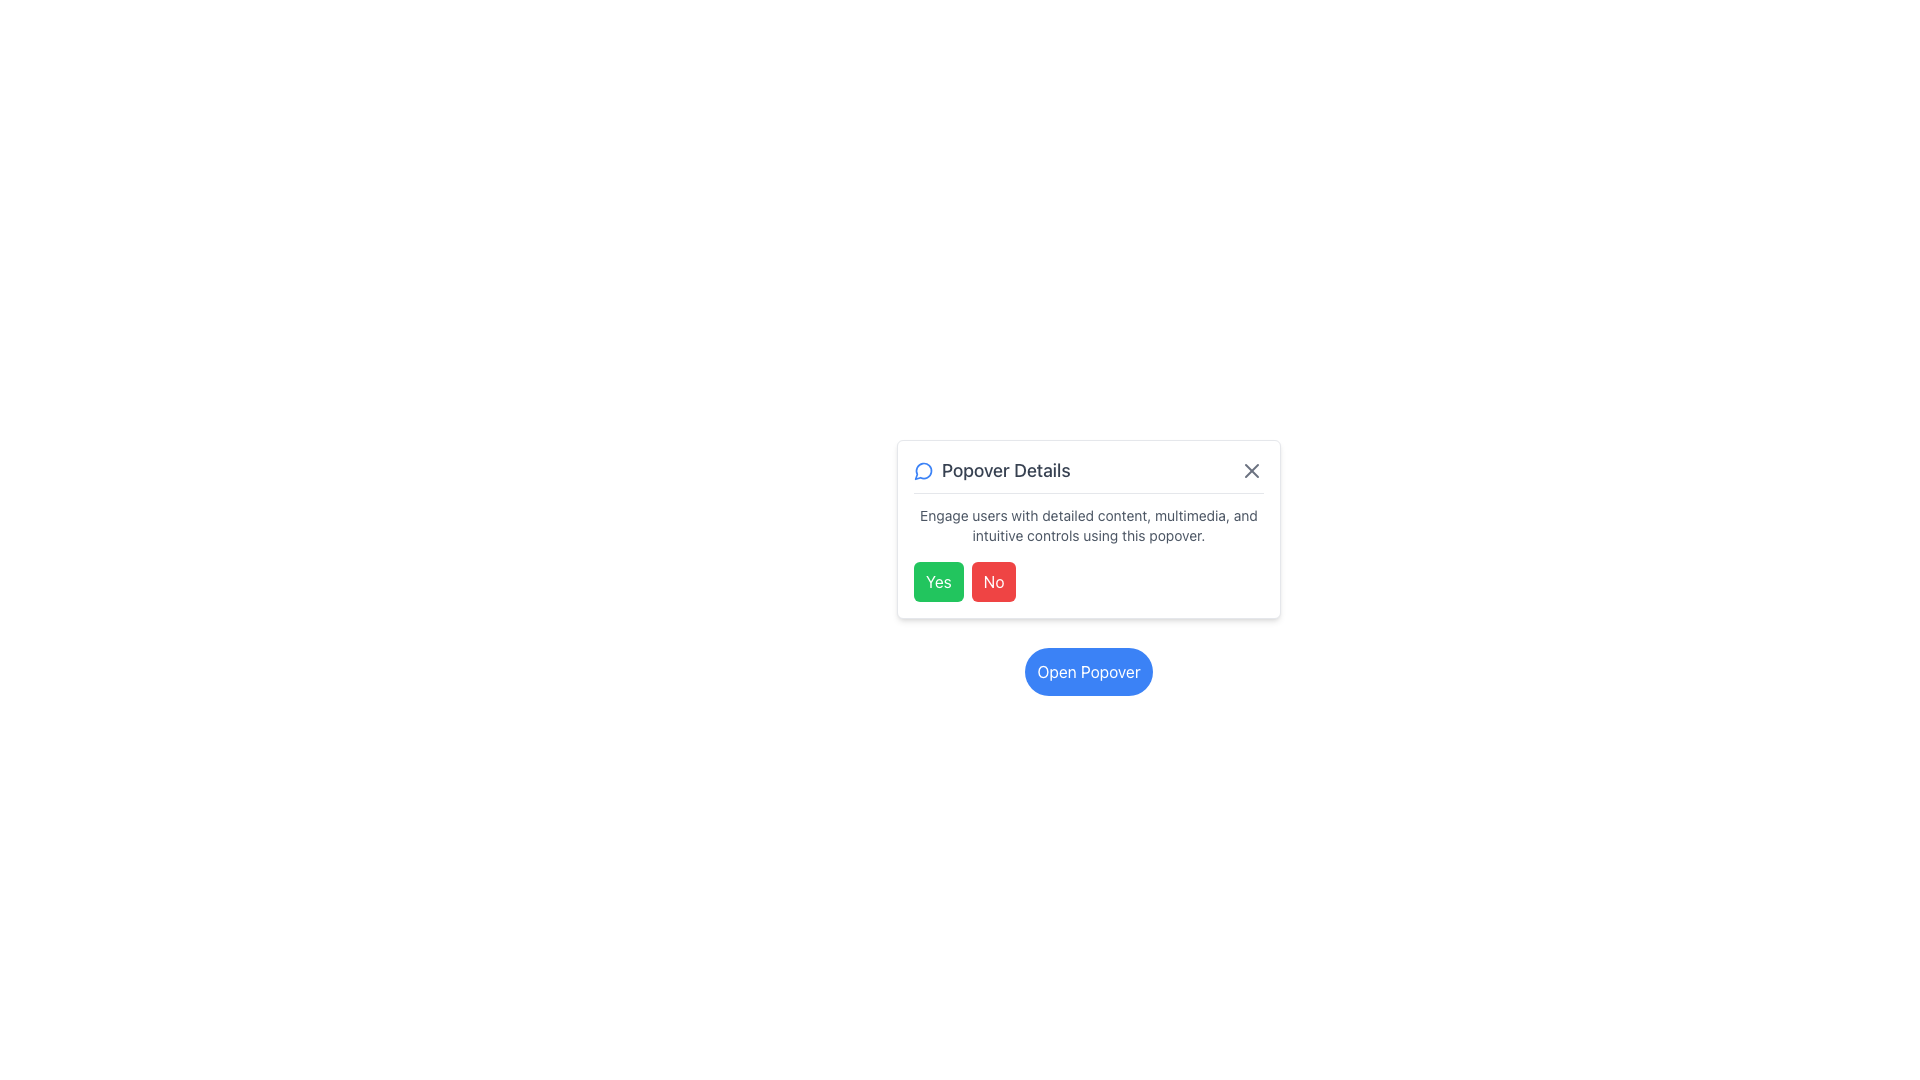 The width and height of the screenshot is (1920, 1080). Describe the element at coordinates (937, 582) in the screenshot. I see `the green button labeled 'Yes'` at that location.